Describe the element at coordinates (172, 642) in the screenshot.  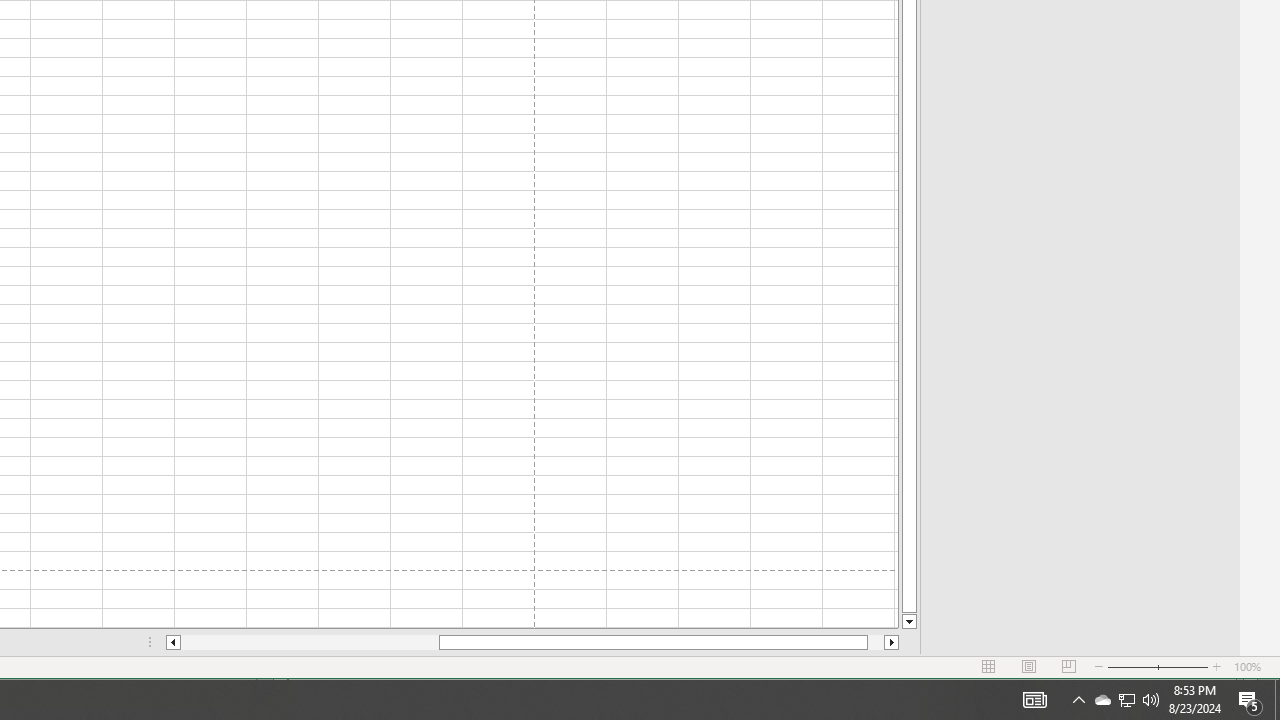
I see `'Column left'` at that location.